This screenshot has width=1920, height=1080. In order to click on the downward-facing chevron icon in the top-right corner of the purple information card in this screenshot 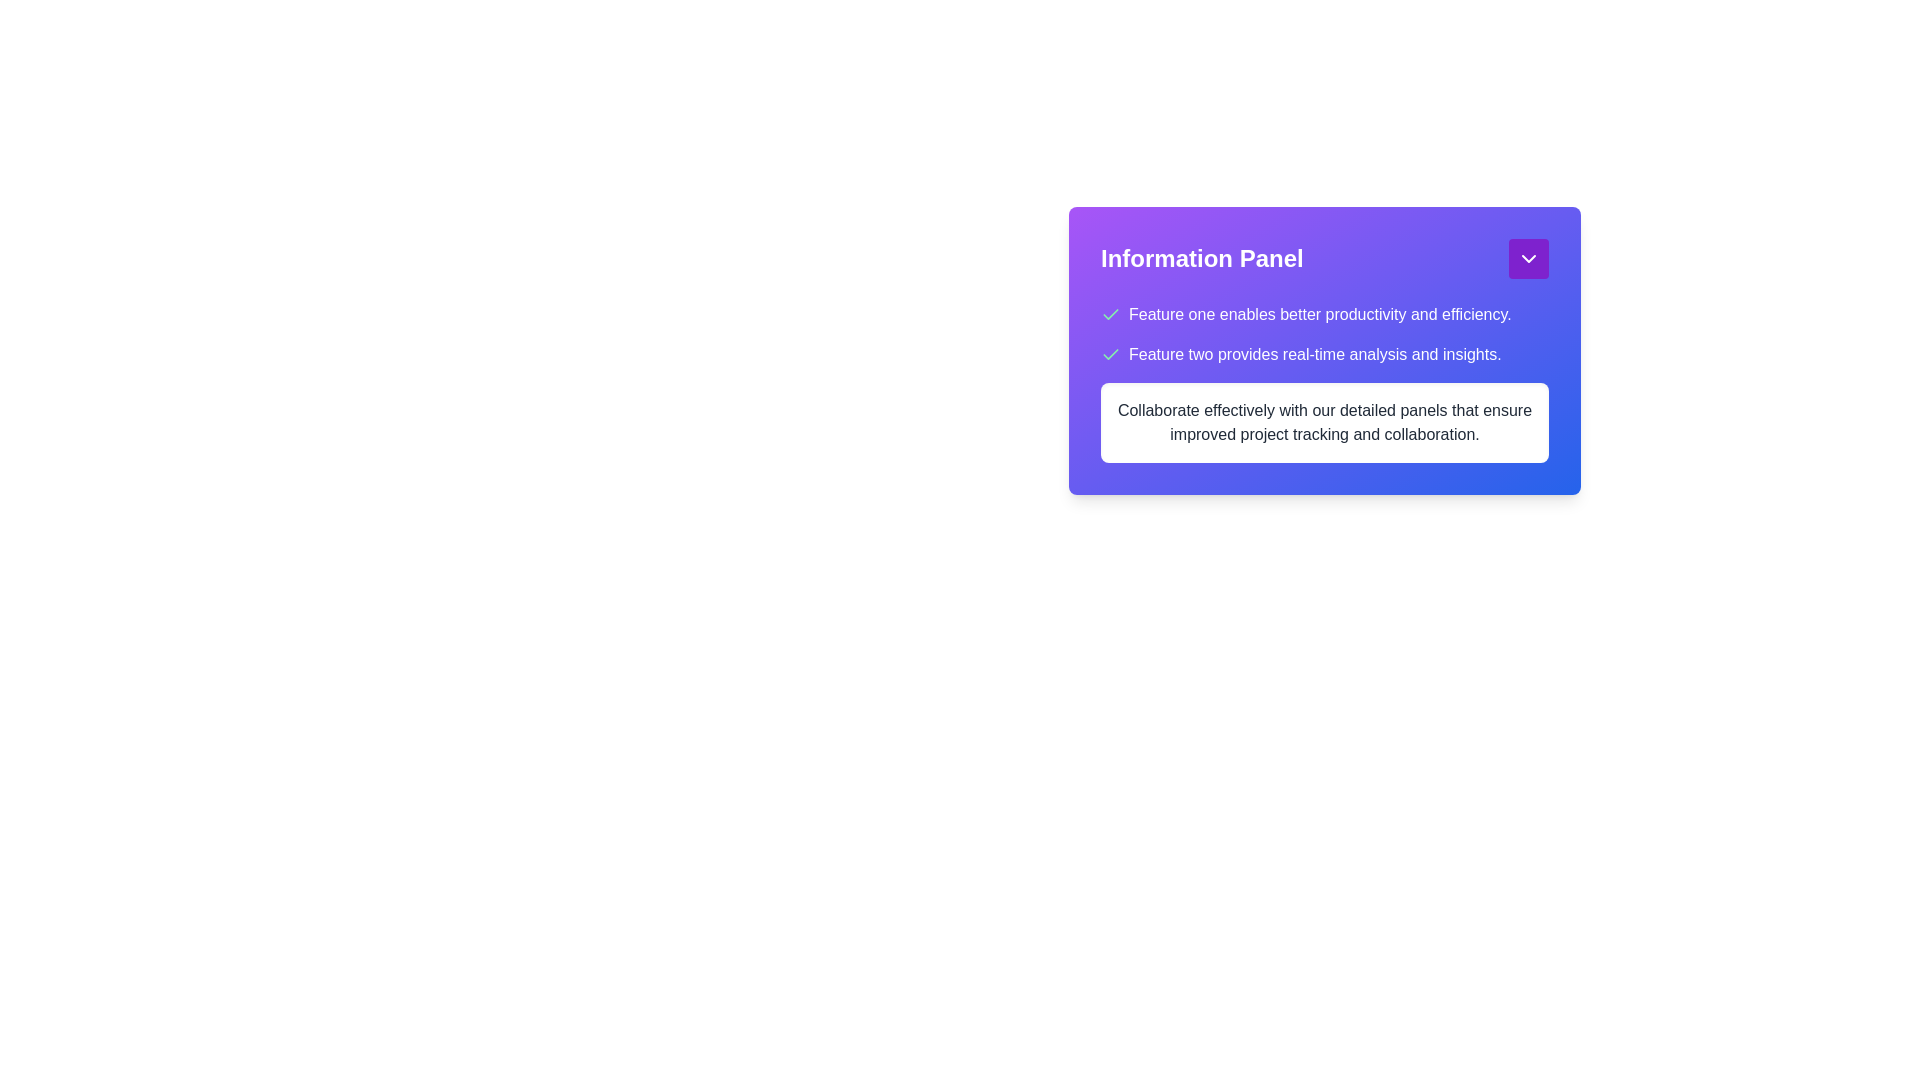, I will do `click(1528, 257)`.